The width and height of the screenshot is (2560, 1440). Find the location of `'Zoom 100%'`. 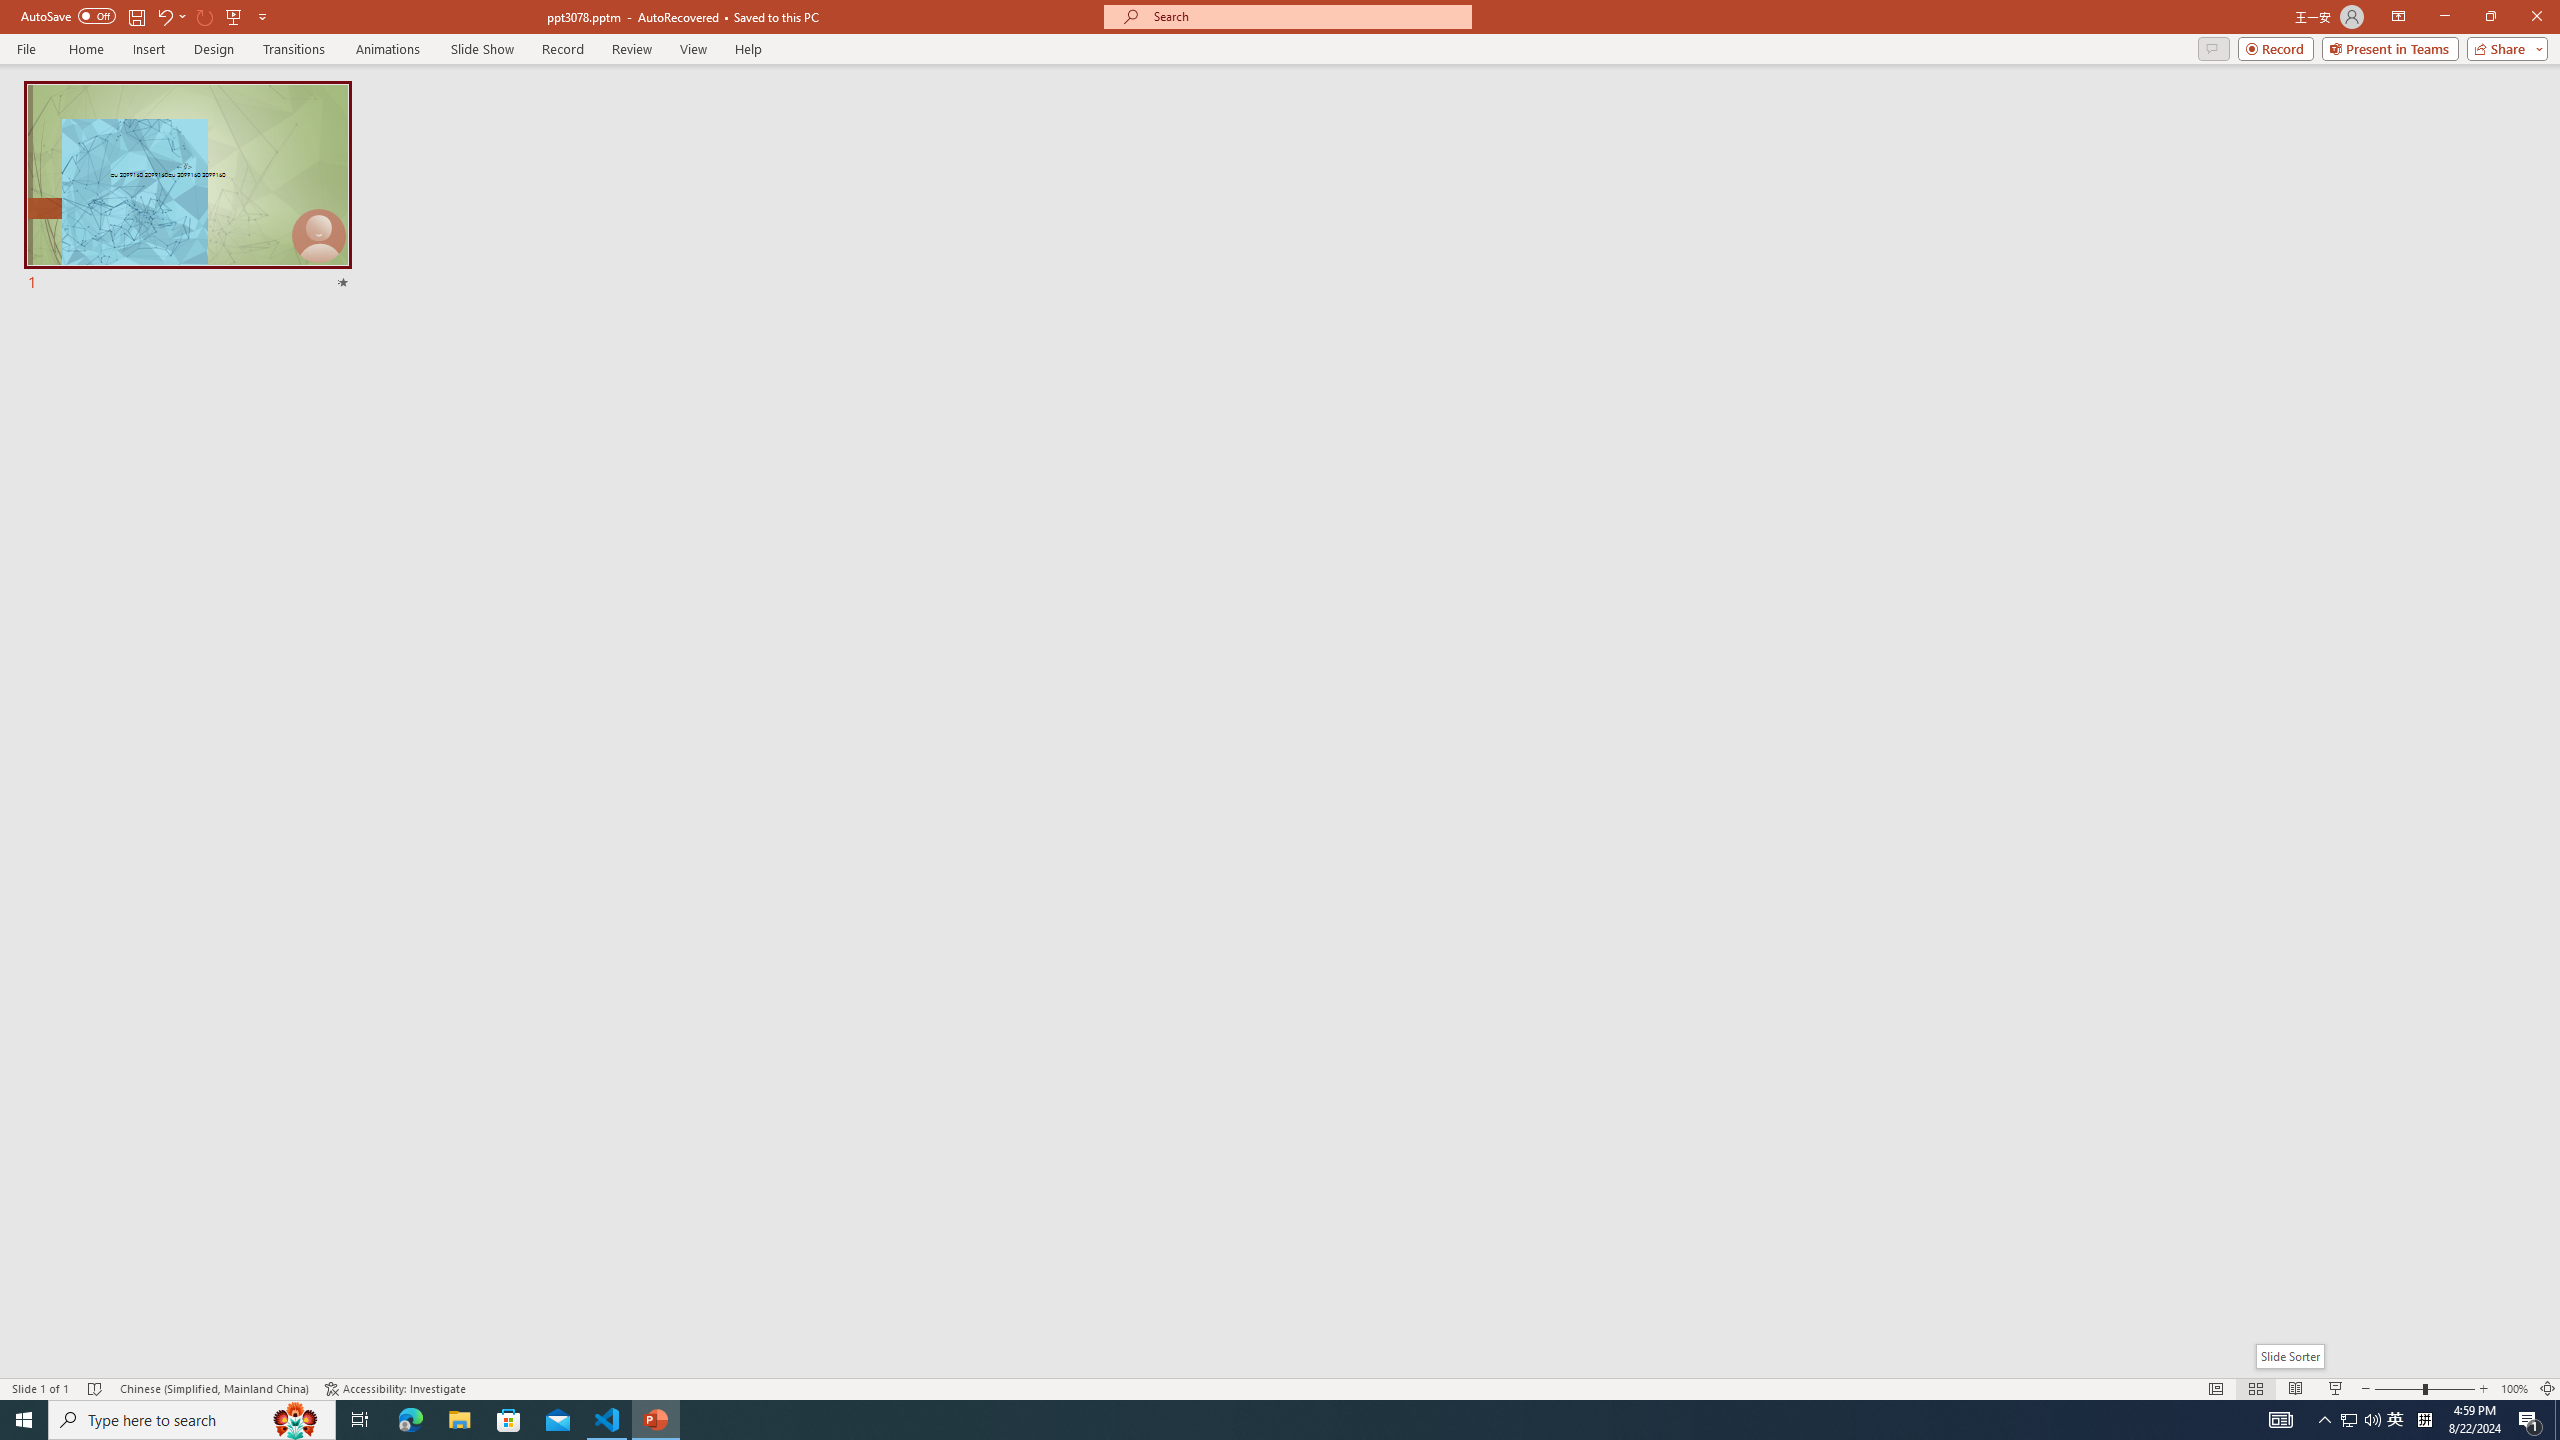

'Zoom 100%' is located at coordinates (2515, 1389).